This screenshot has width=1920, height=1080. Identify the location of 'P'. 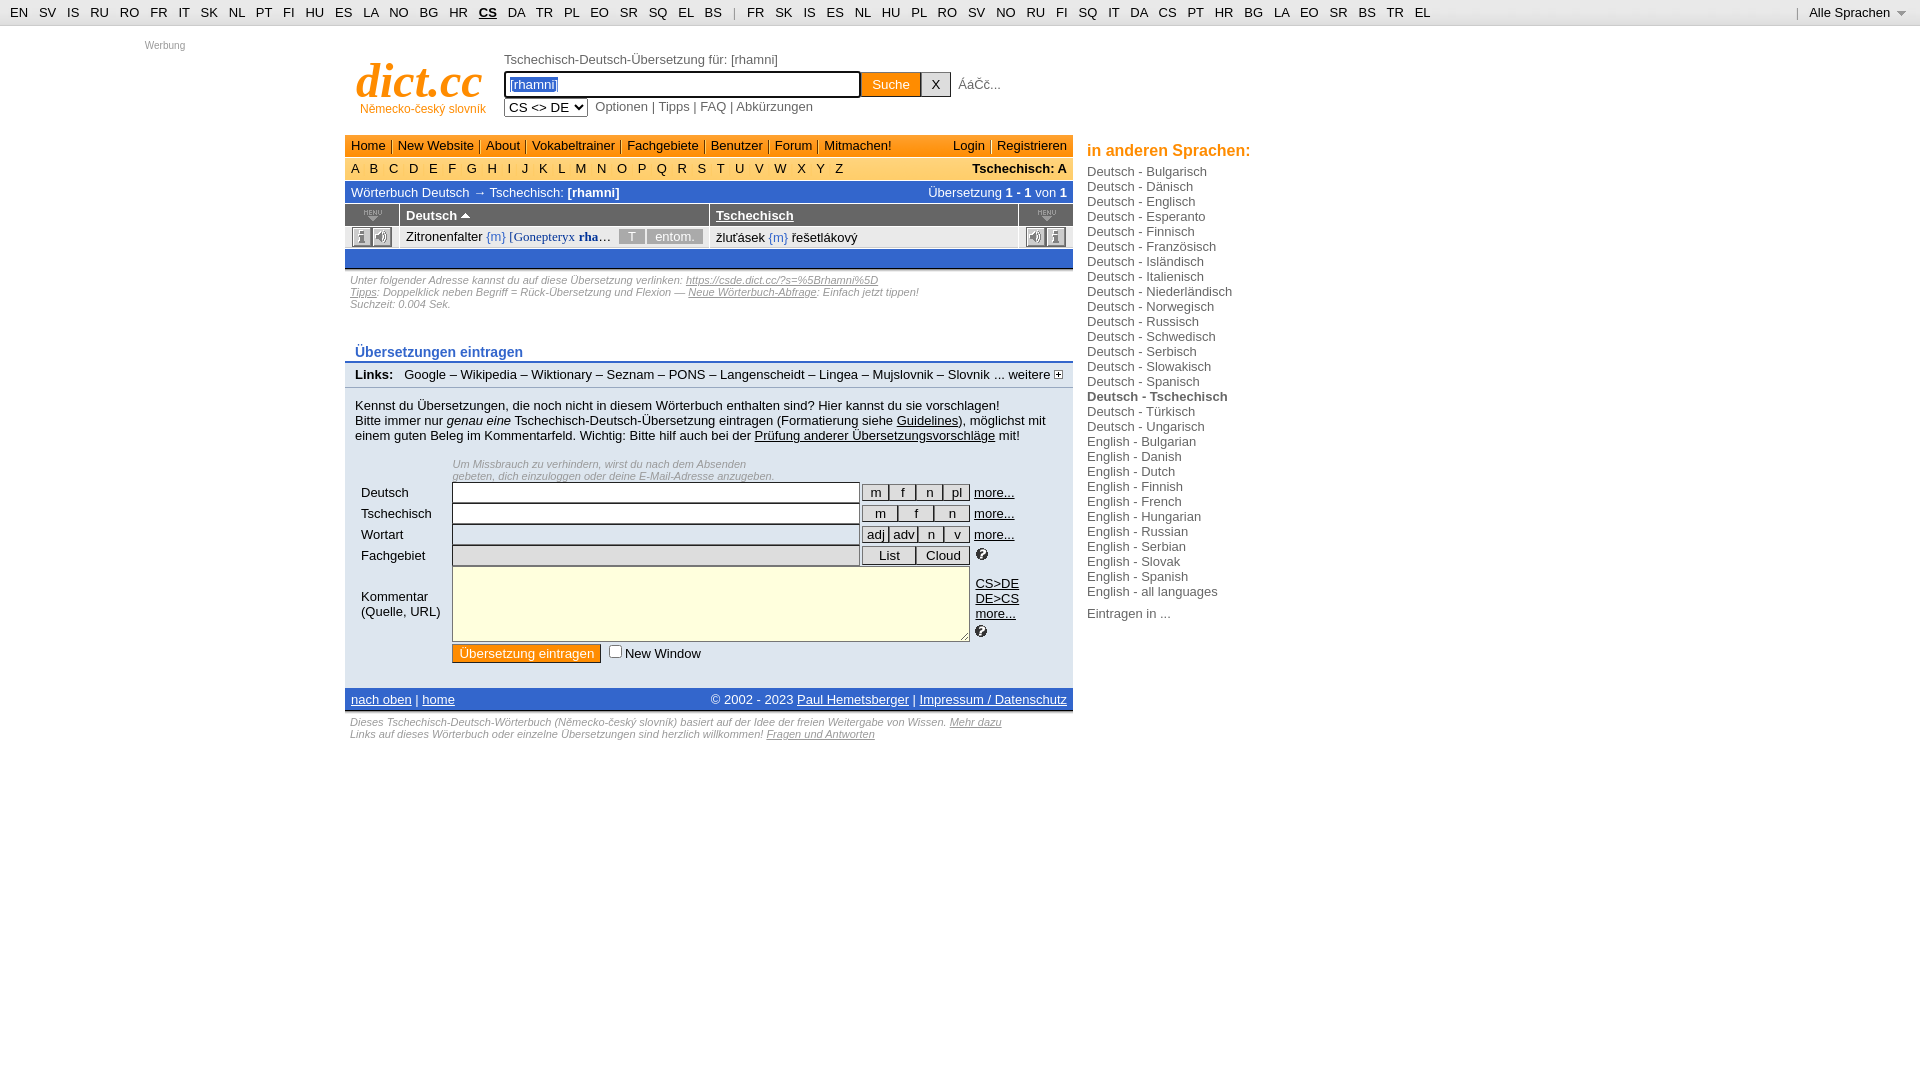
(642, 167).